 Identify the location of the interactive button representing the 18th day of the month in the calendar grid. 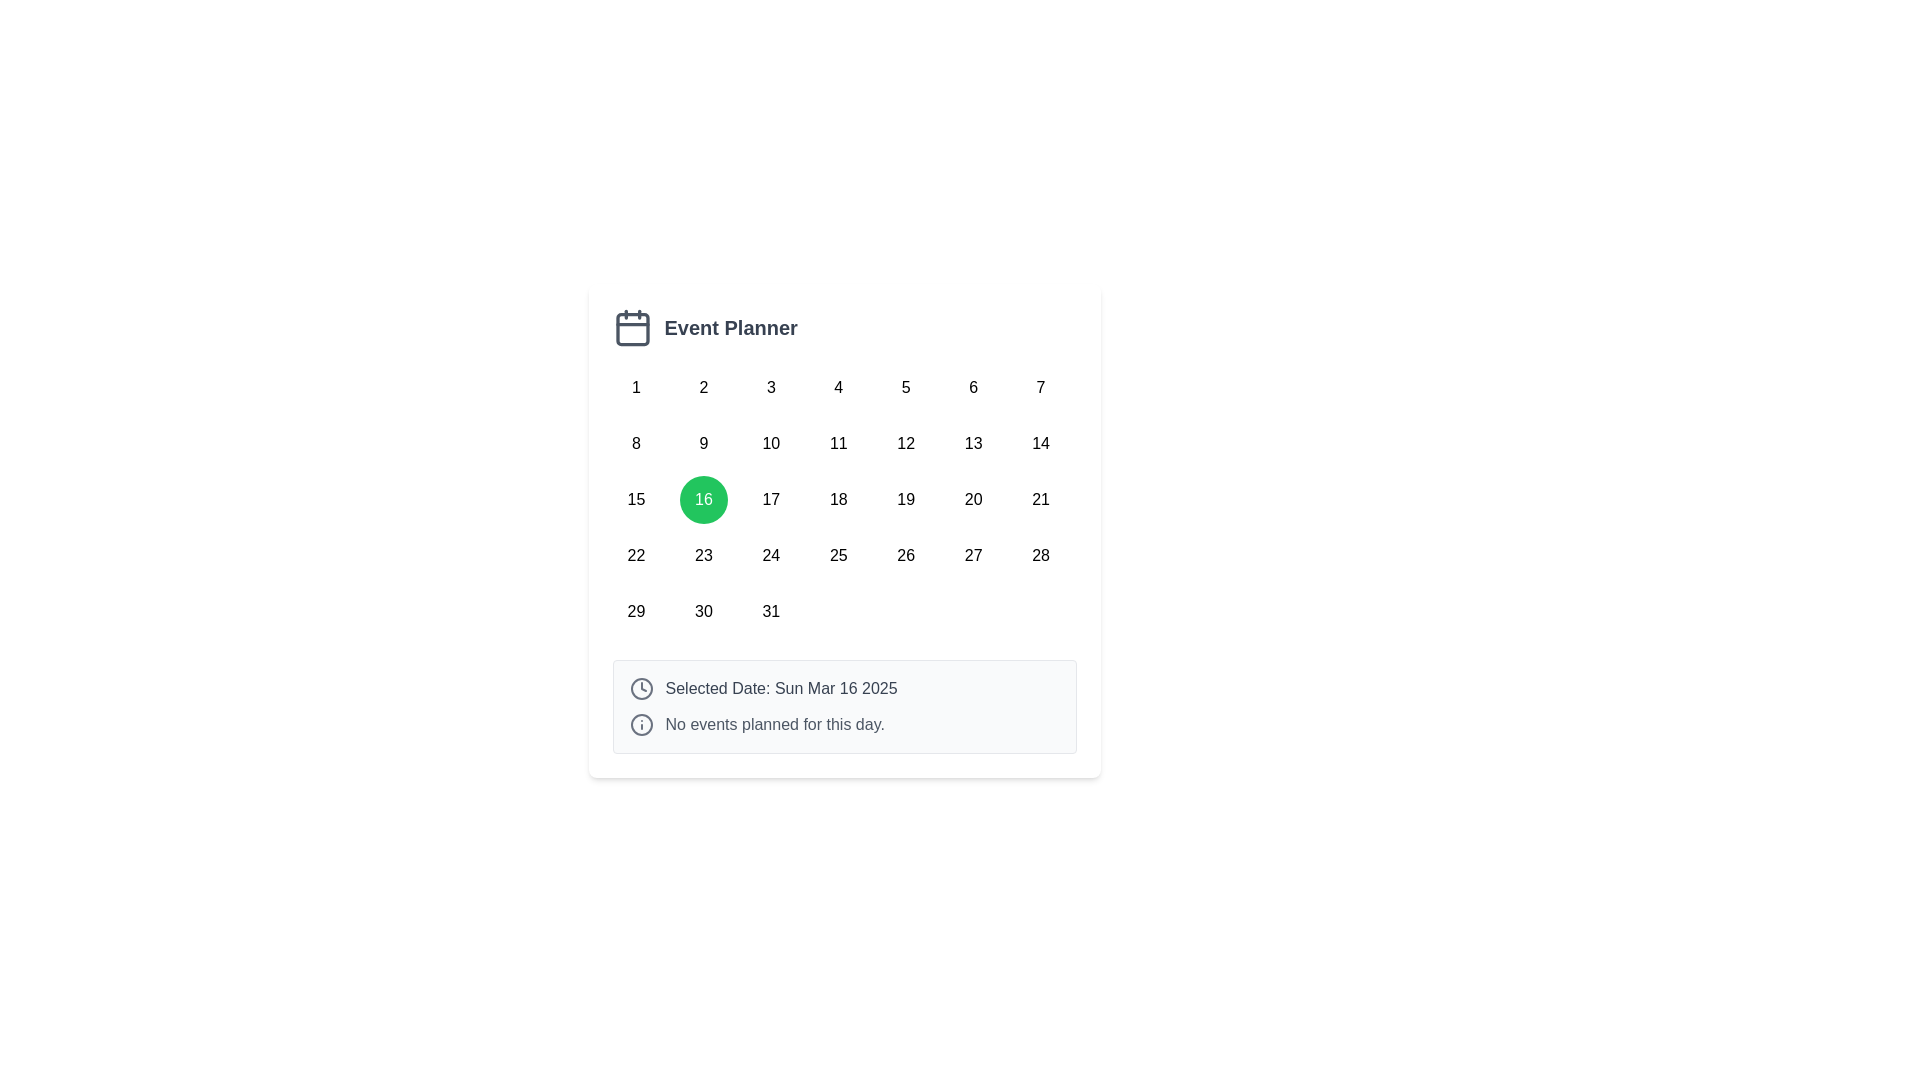
(838, 499).